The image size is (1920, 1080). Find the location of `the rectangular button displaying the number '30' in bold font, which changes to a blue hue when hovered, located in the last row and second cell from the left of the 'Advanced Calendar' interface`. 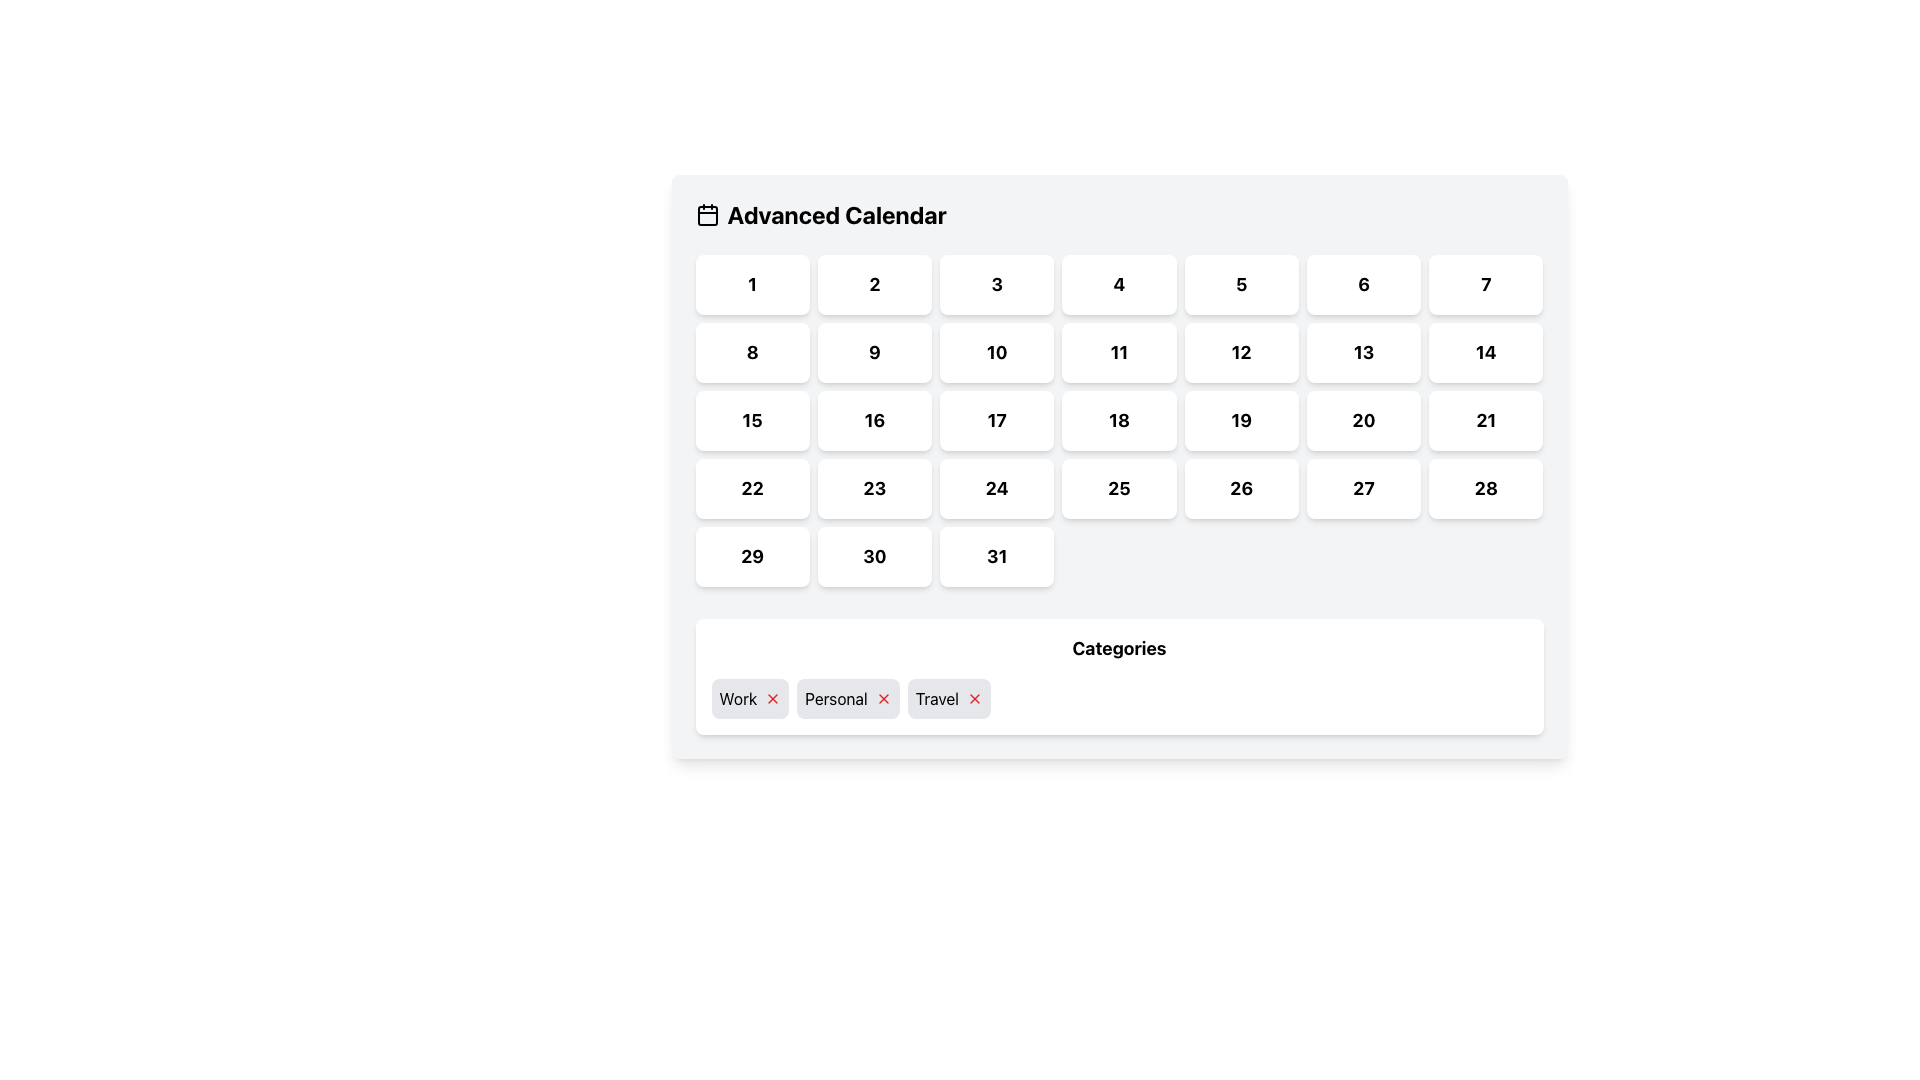

the rectangular button displaying the number '30' in bold font, which changes to a blue hue when hovered, located in the last row and second cell from the left of the 'Advanced Calendar' interface is located at coordinates (874, 556).